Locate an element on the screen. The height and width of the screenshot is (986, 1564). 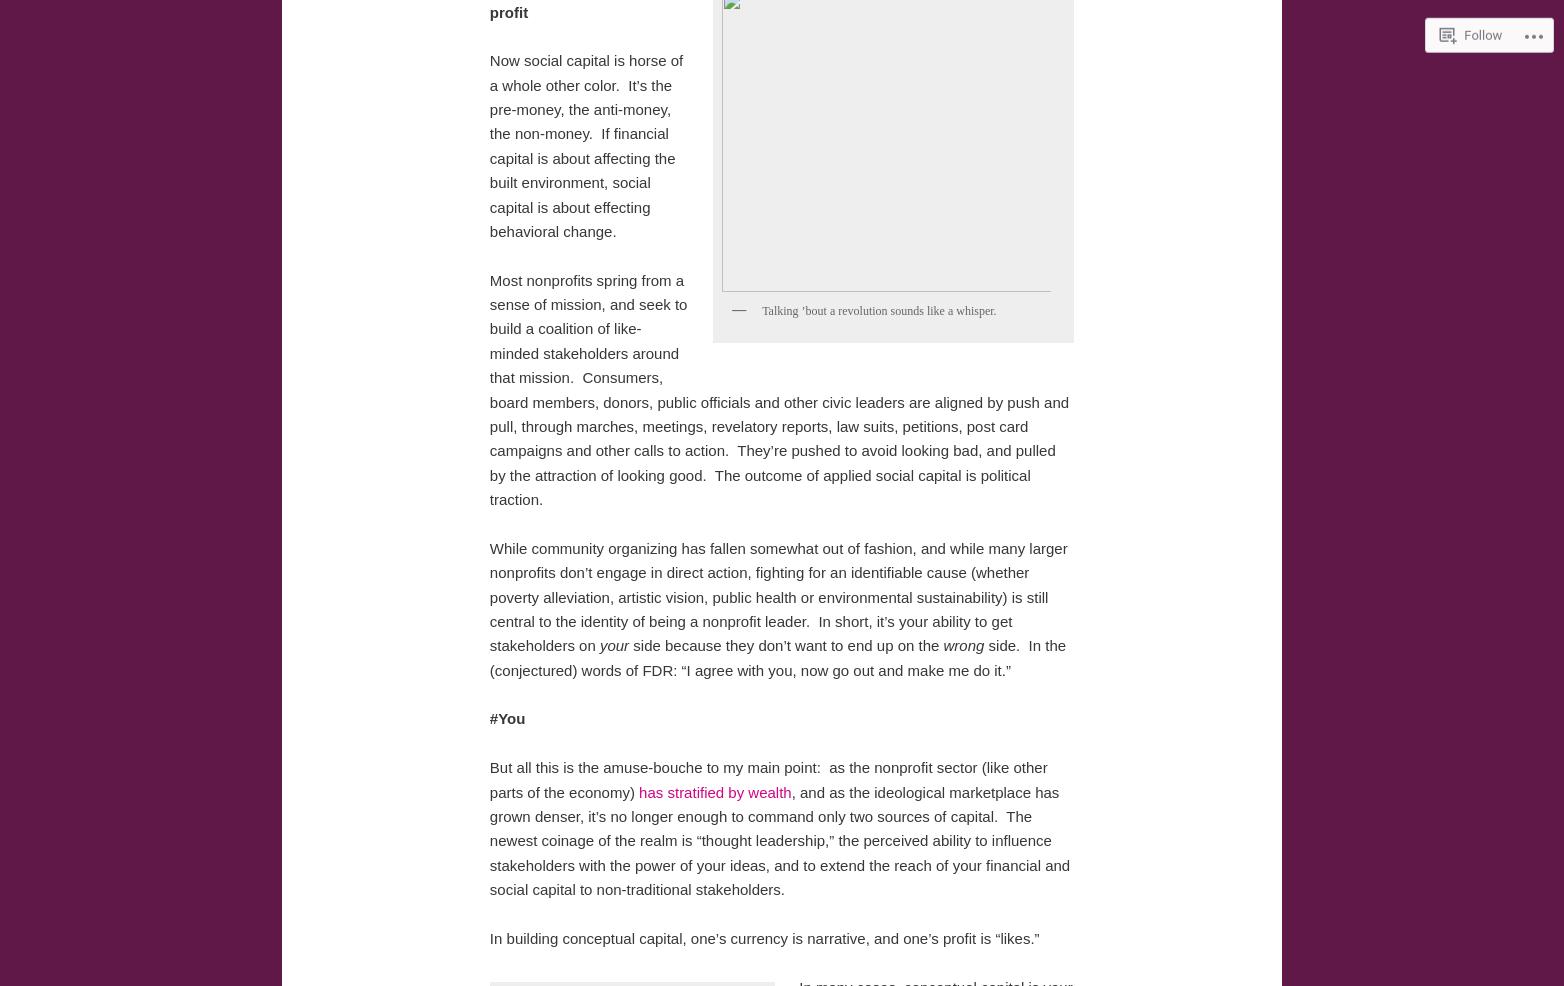
'wrong' is located at coordinates (963, 645).